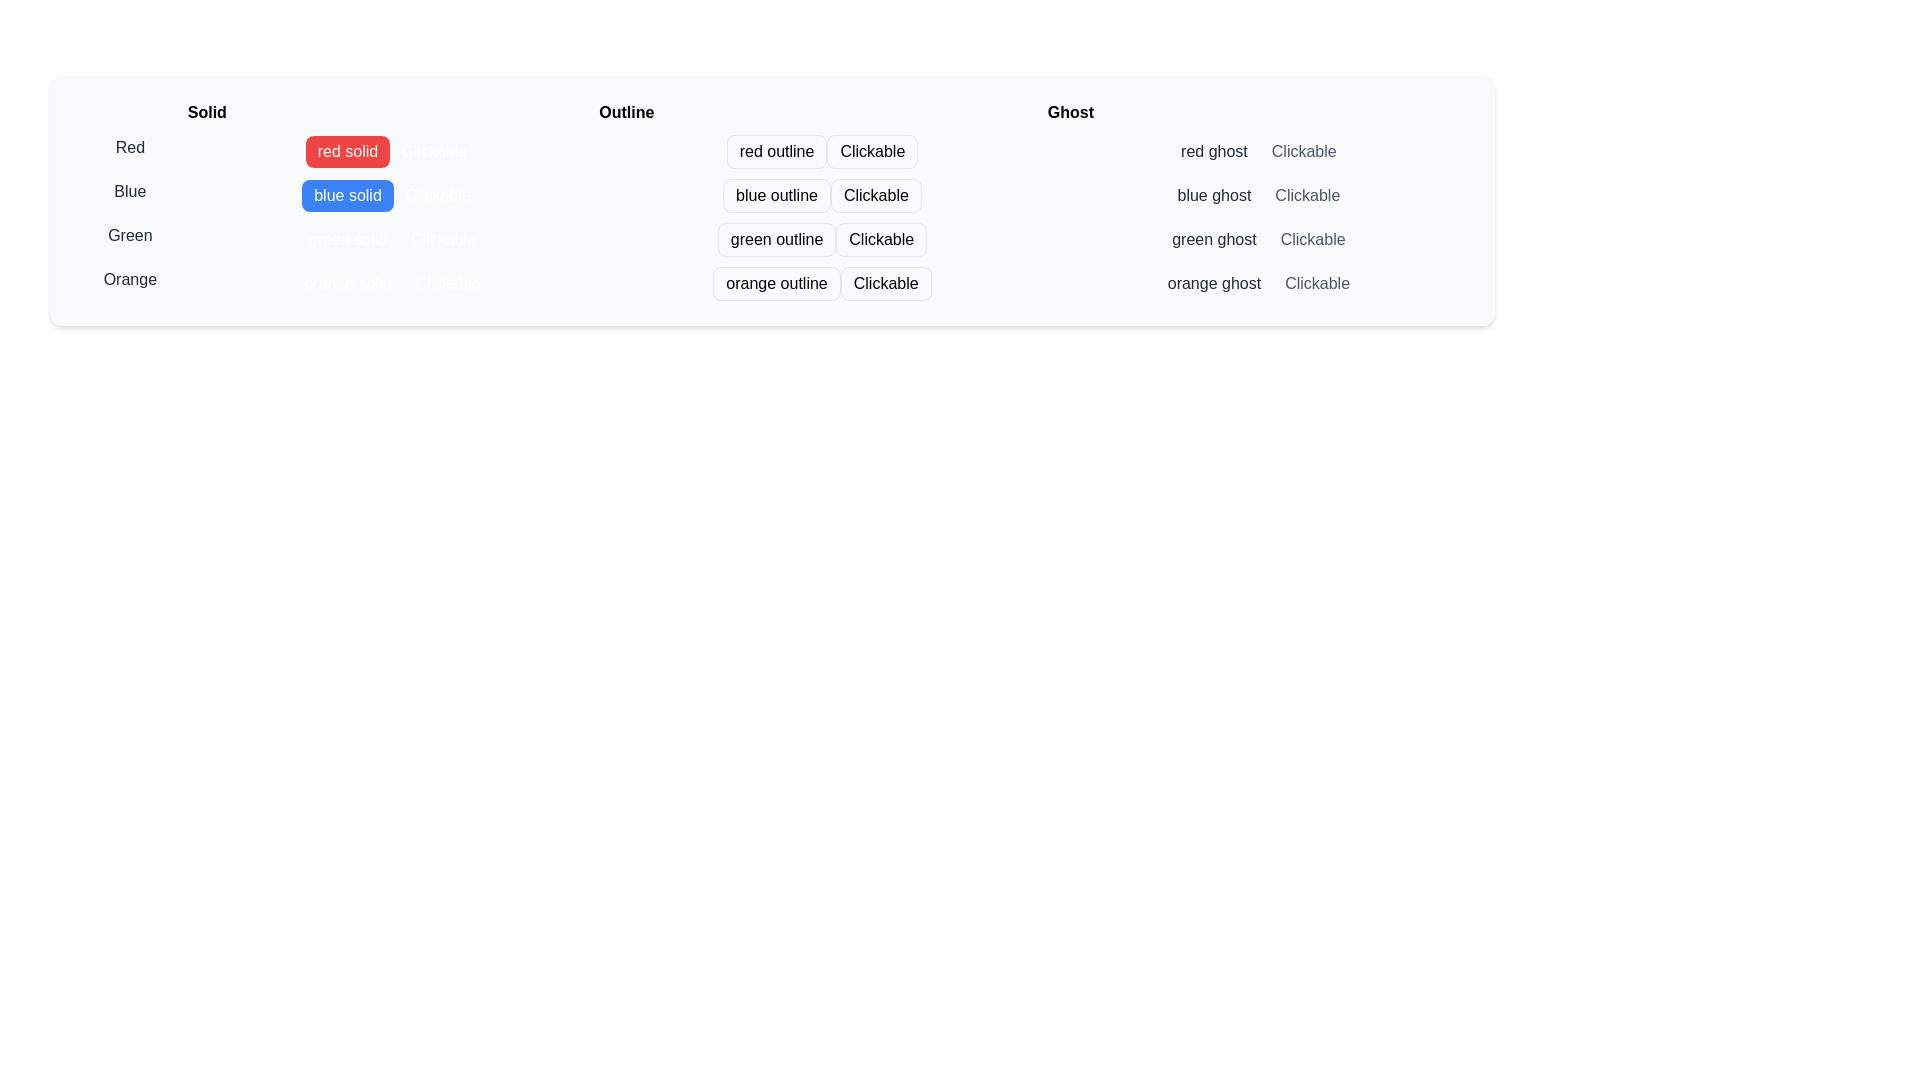 The width and height of the screenshot is (1920, 1080). What do you see at coordinates (392, 146) in the screenshot?
I see `the 'red solid' button located` at bounding box center [392, 146].